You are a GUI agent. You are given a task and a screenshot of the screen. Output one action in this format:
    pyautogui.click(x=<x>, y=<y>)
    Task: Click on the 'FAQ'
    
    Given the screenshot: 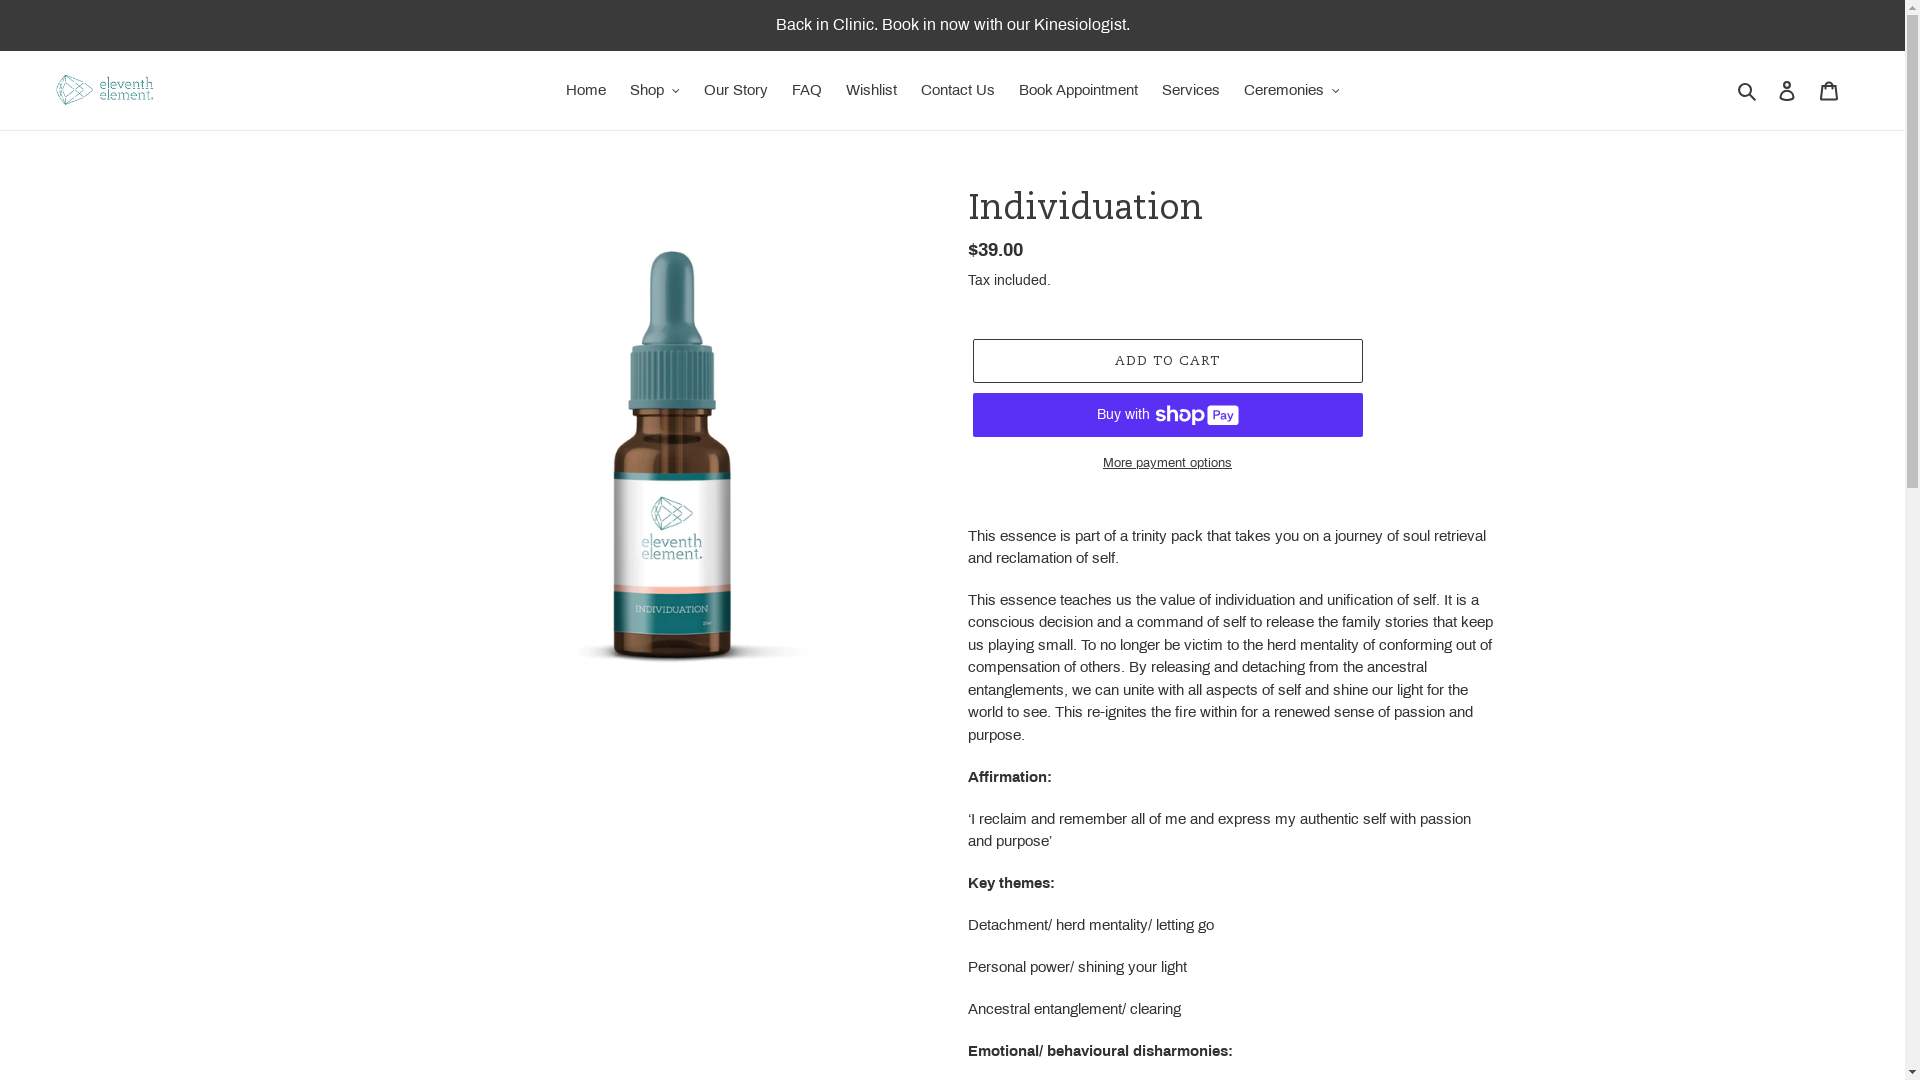 What is the action you would take?
    pyautogui.click(x=781, y=90)
    